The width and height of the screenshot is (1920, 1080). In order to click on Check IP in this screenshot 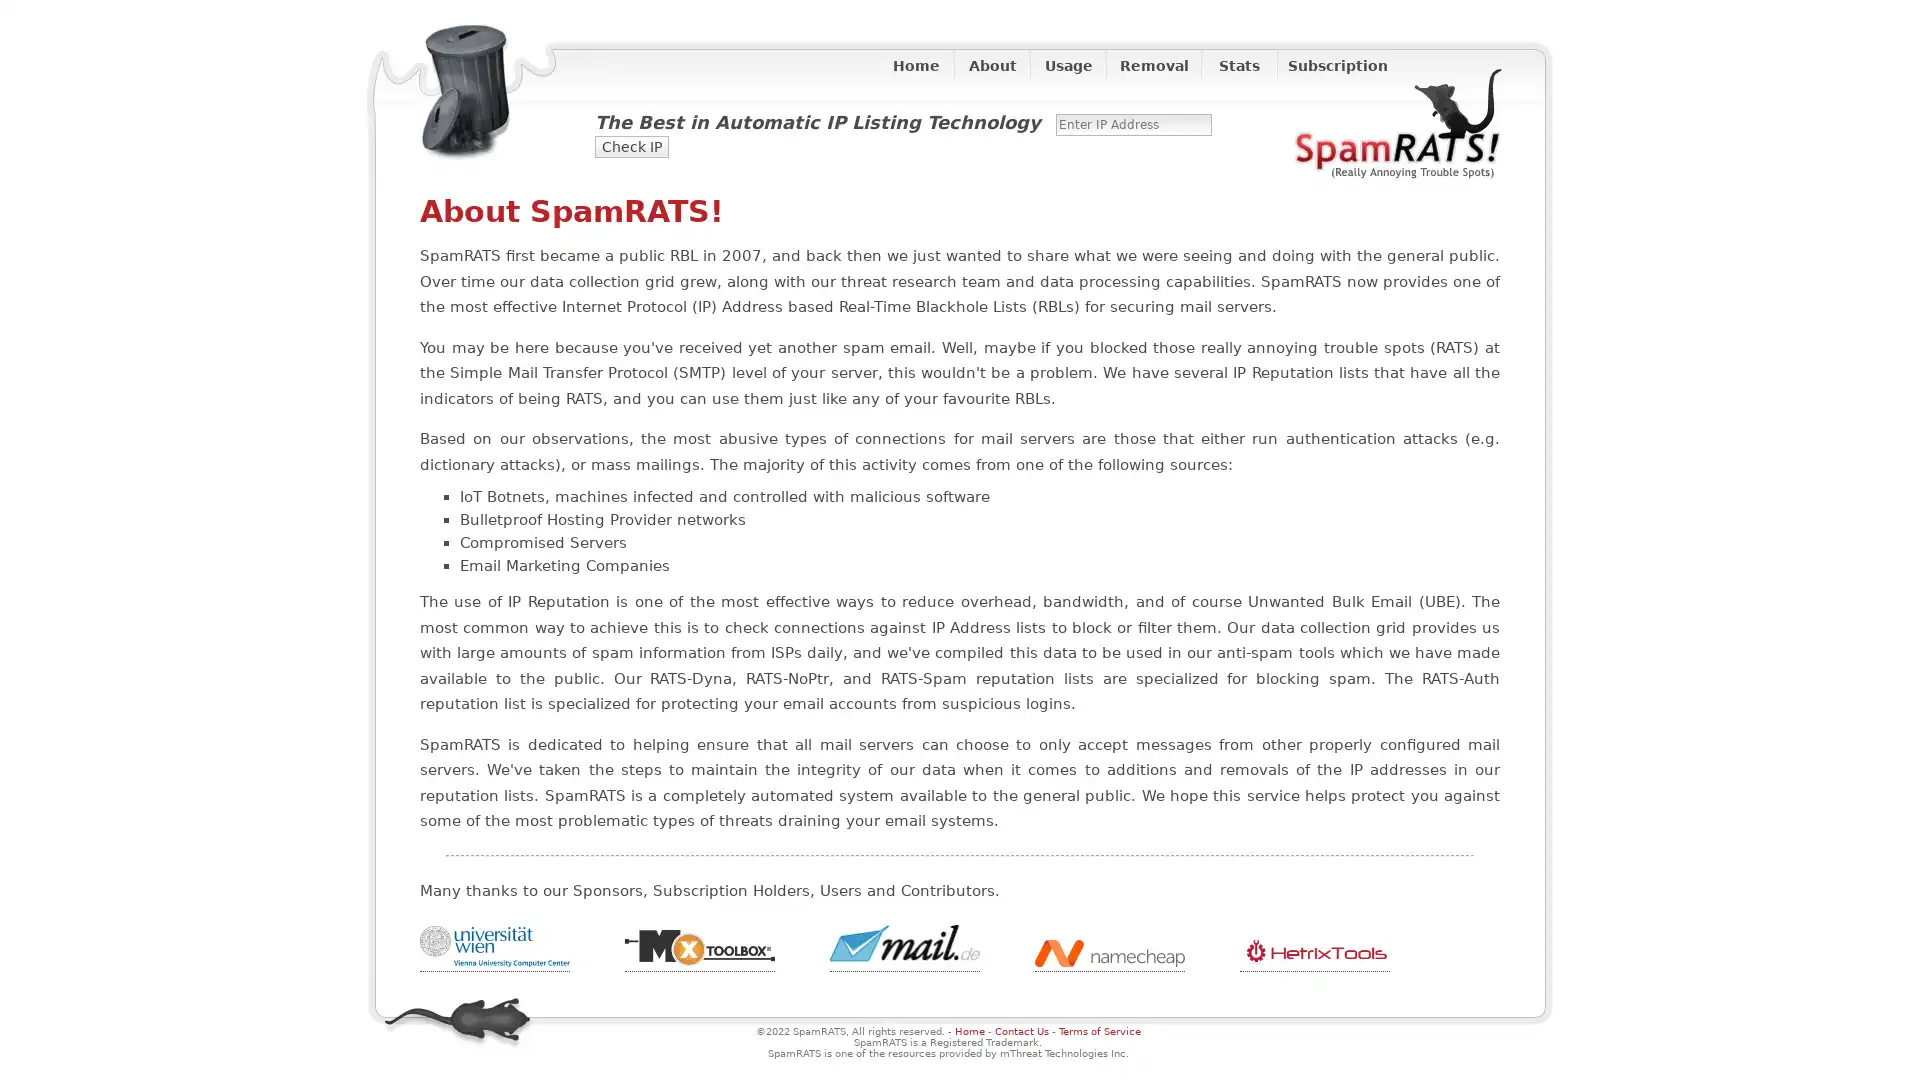, I will do `click(631, 145)`.